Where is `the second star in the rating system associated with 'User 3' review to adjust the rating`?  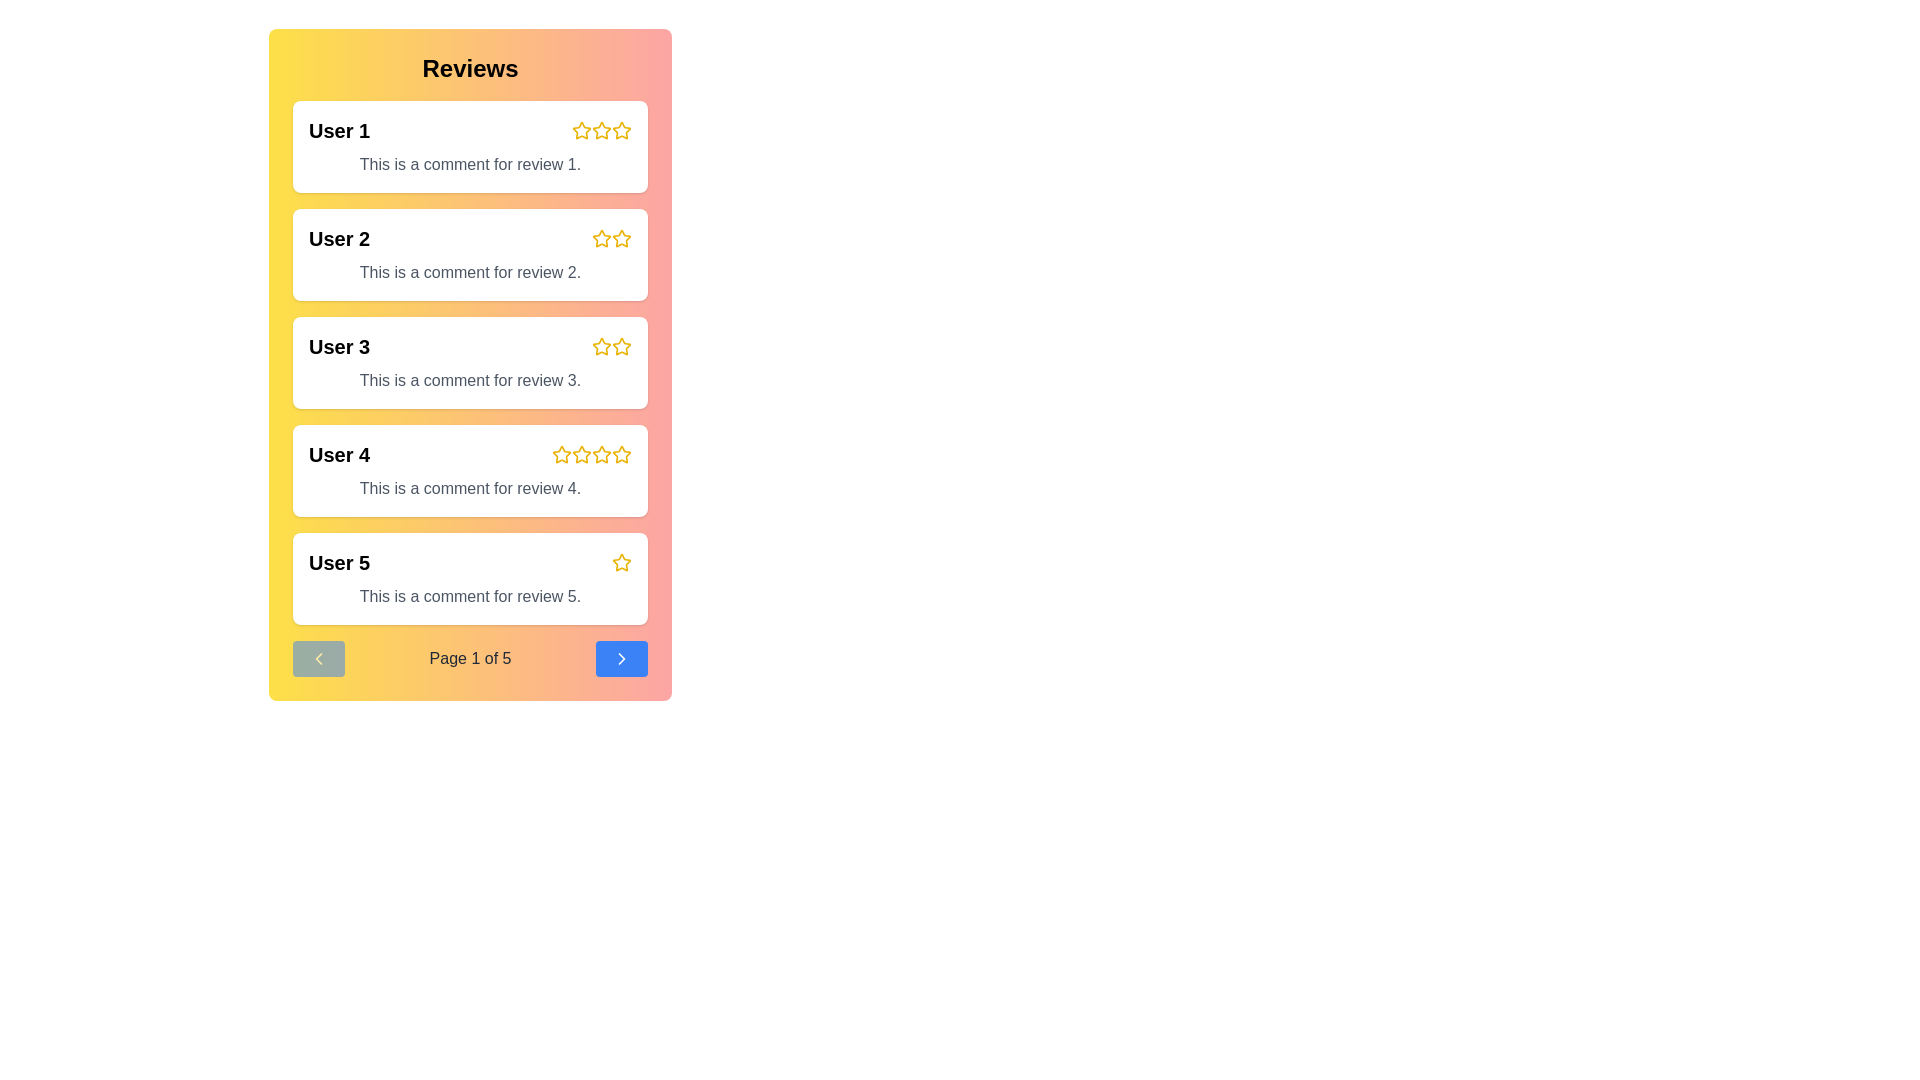 the second star in the rating system associated with 'User 3' review to adjust the rating is located at coordinates (610, 346).